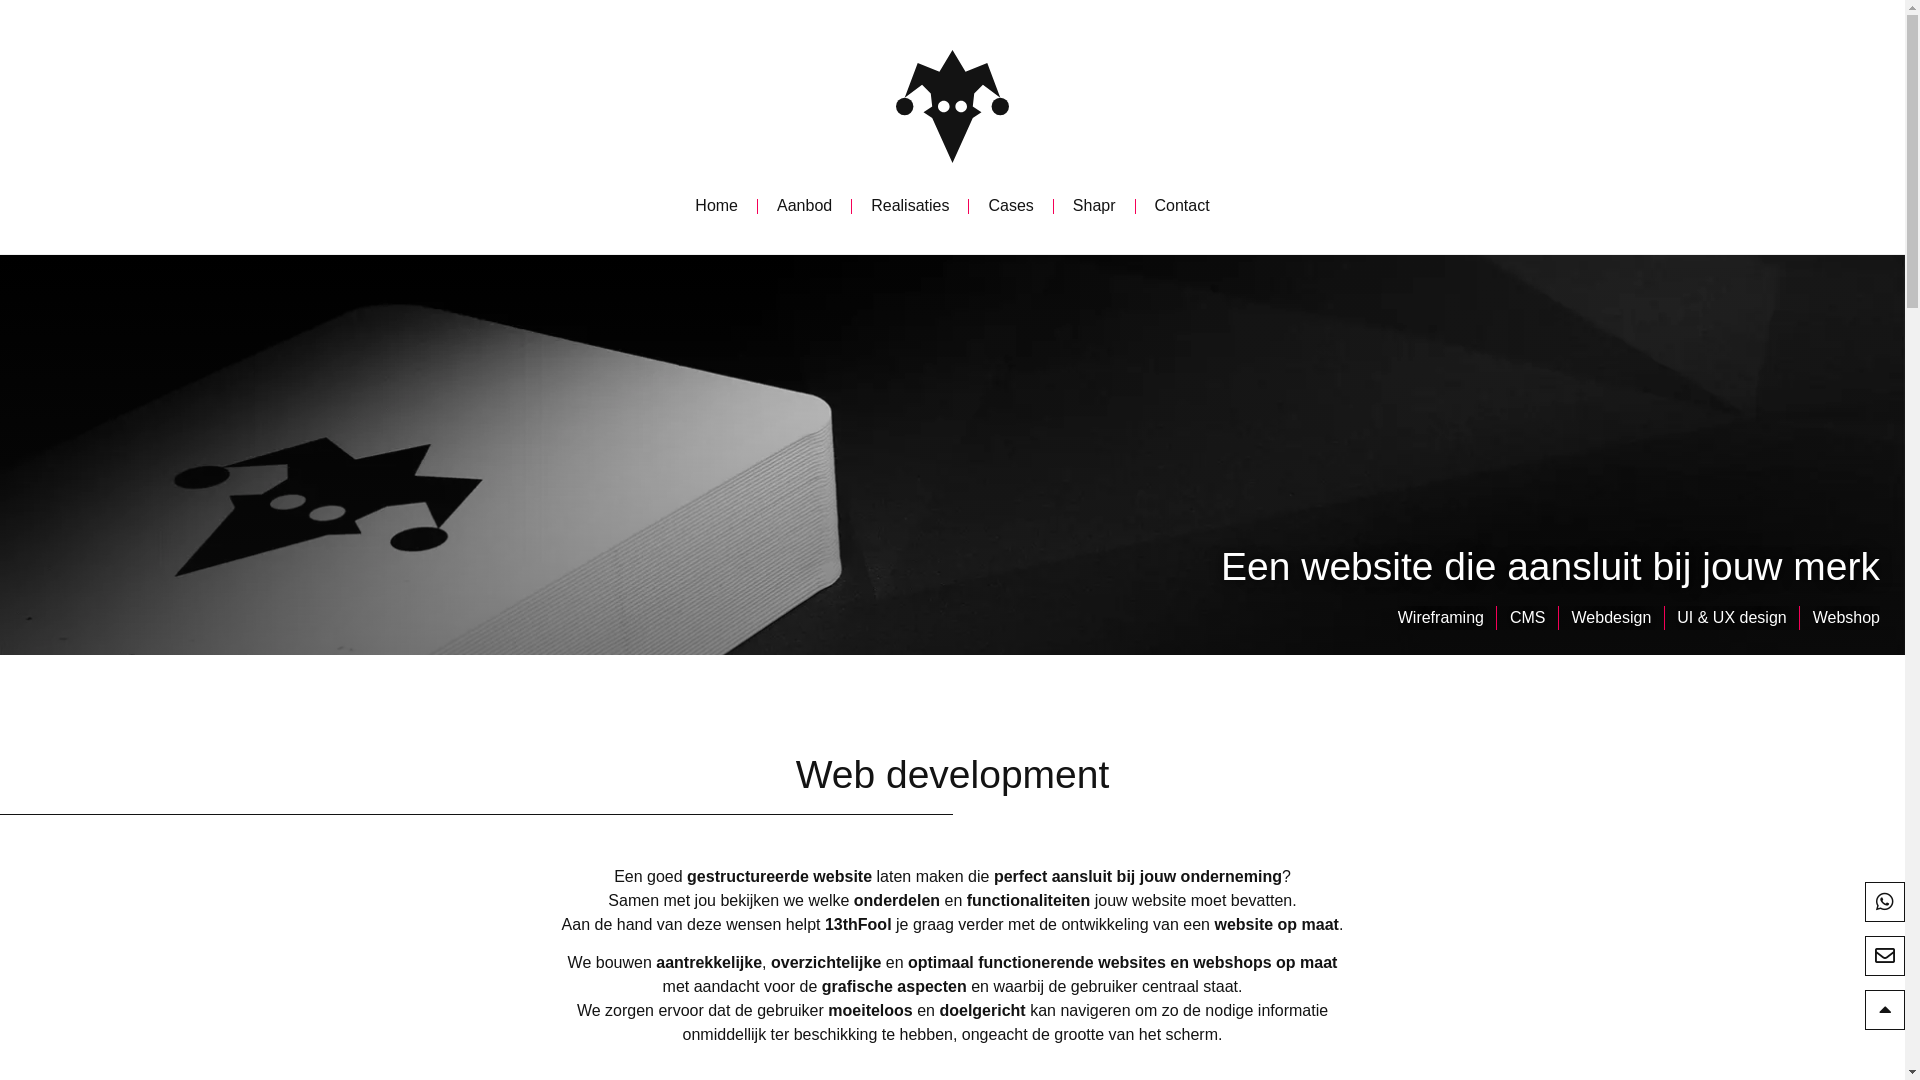 This screenshot has width=1920, height=1080. What do you see at coordinates (1526, 616) in the screenshot?
I see `'CMS'` at bounding box center [1526, 616].